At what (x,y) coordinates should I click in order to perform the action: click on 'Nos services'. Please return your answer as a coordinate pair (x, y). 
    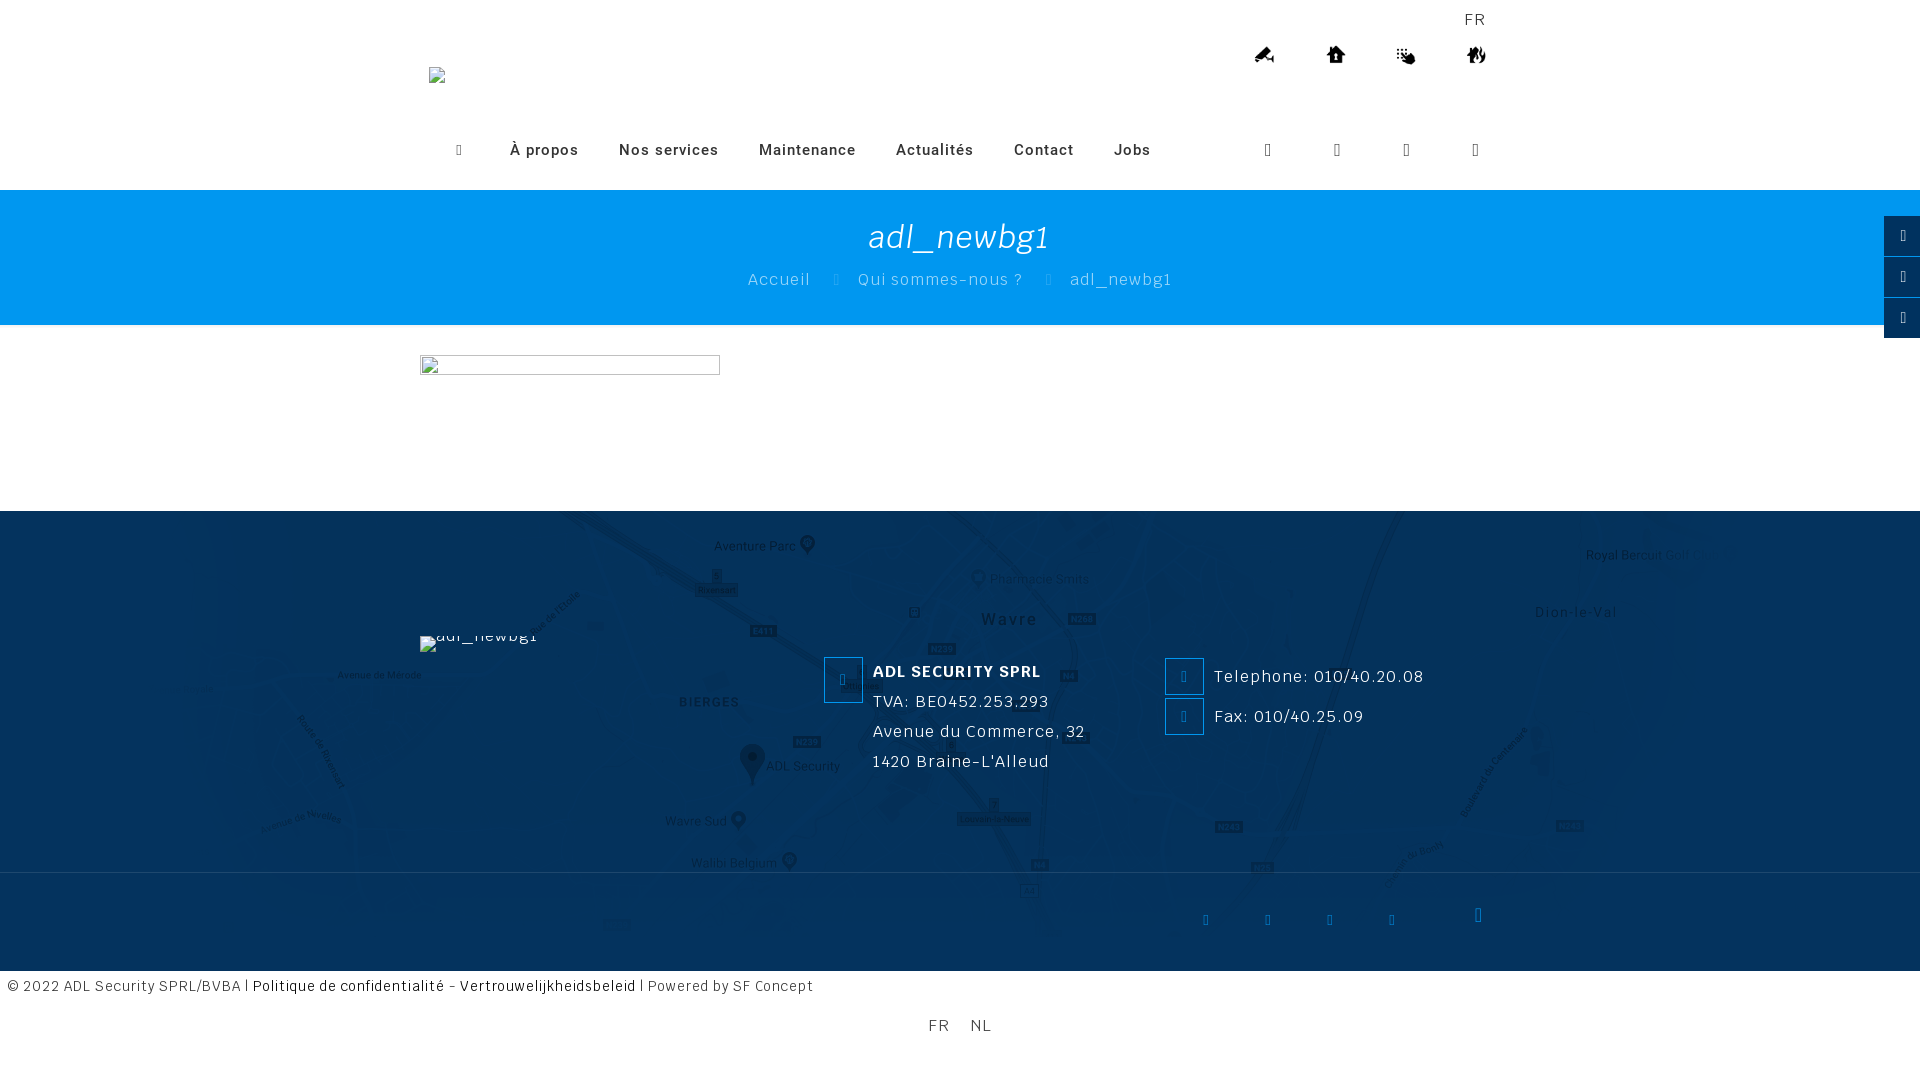
    Looking at the image, I should click on (668, 149).